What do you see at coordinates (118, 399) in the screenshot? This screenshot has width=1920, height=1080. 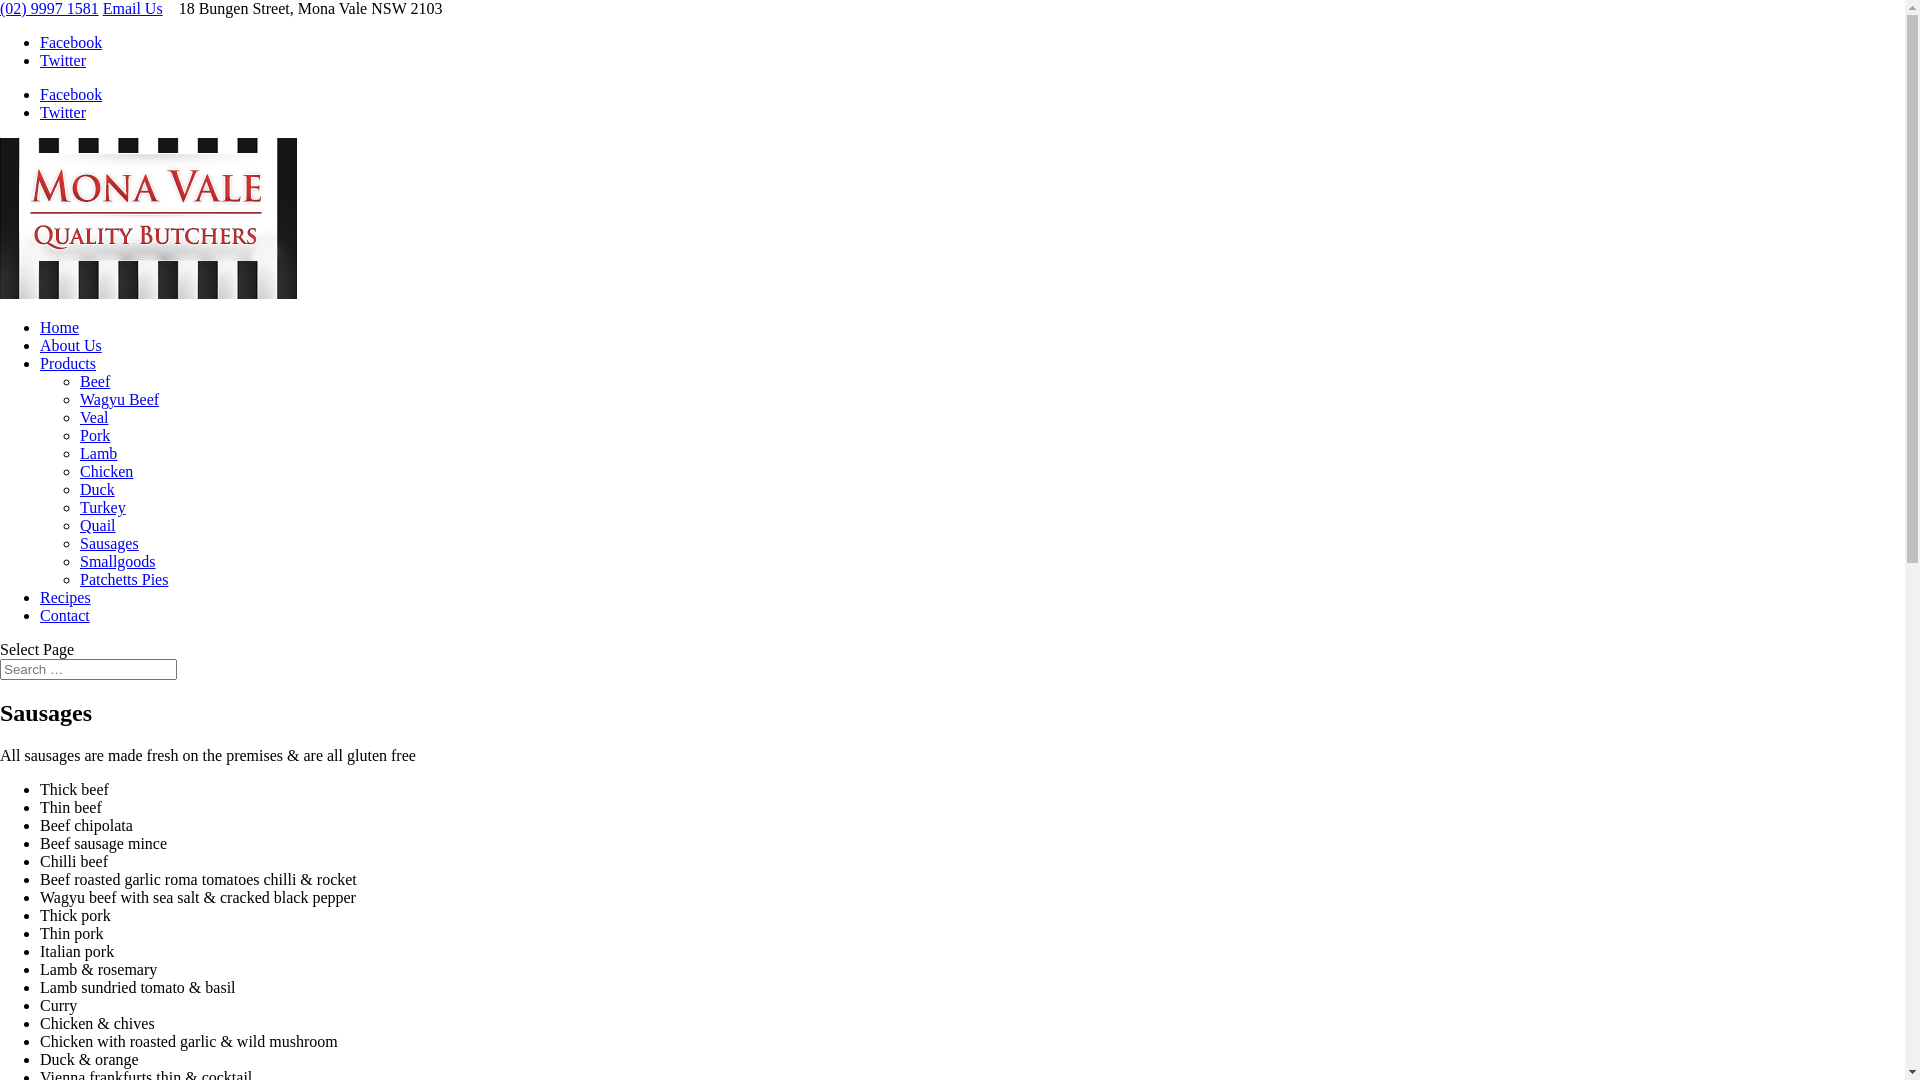 I see `'Wagyu Beef'` at bounding box center [118, 399].